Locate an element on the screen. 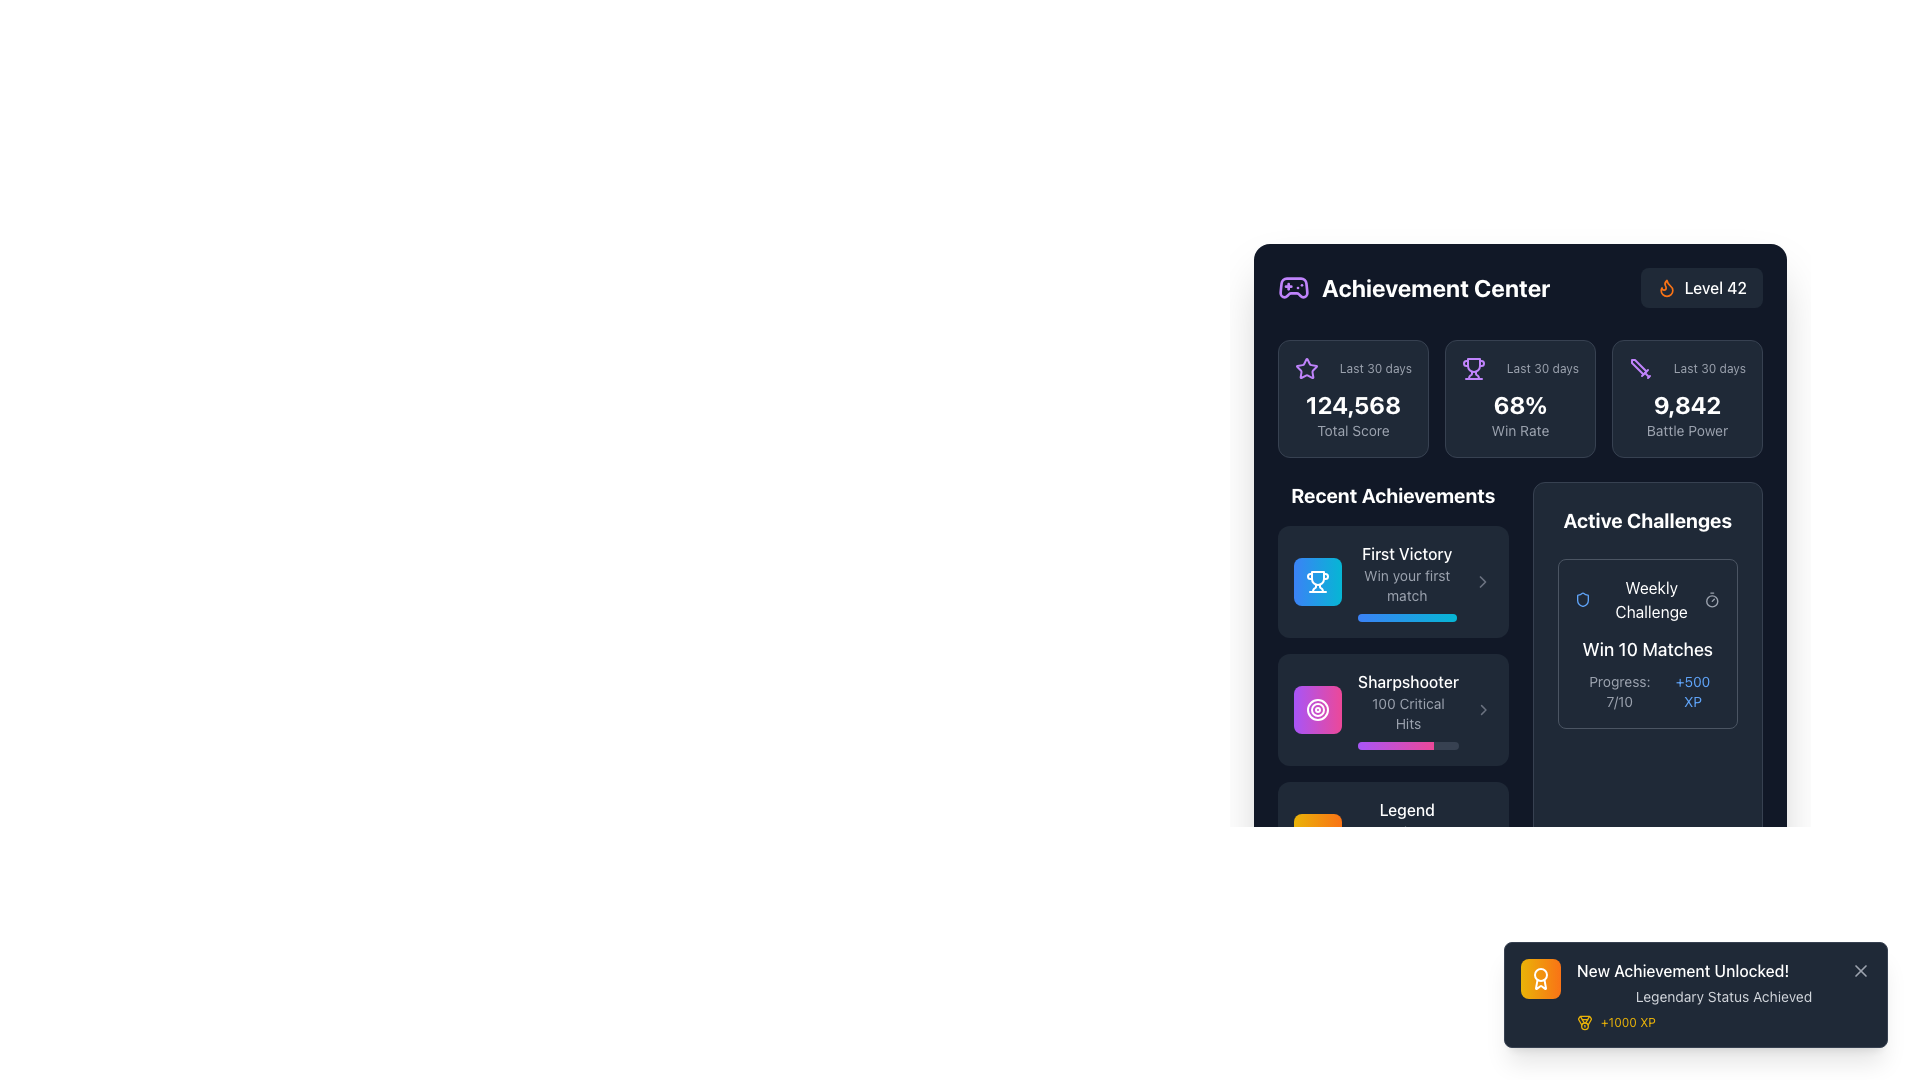 The width and height of the screenshot is (1920, 1080). the static text display showing the user's current Battle Power, located at the top-right corner of the interface above the 'Battle Power' label is located at coordinates (1686, 405).